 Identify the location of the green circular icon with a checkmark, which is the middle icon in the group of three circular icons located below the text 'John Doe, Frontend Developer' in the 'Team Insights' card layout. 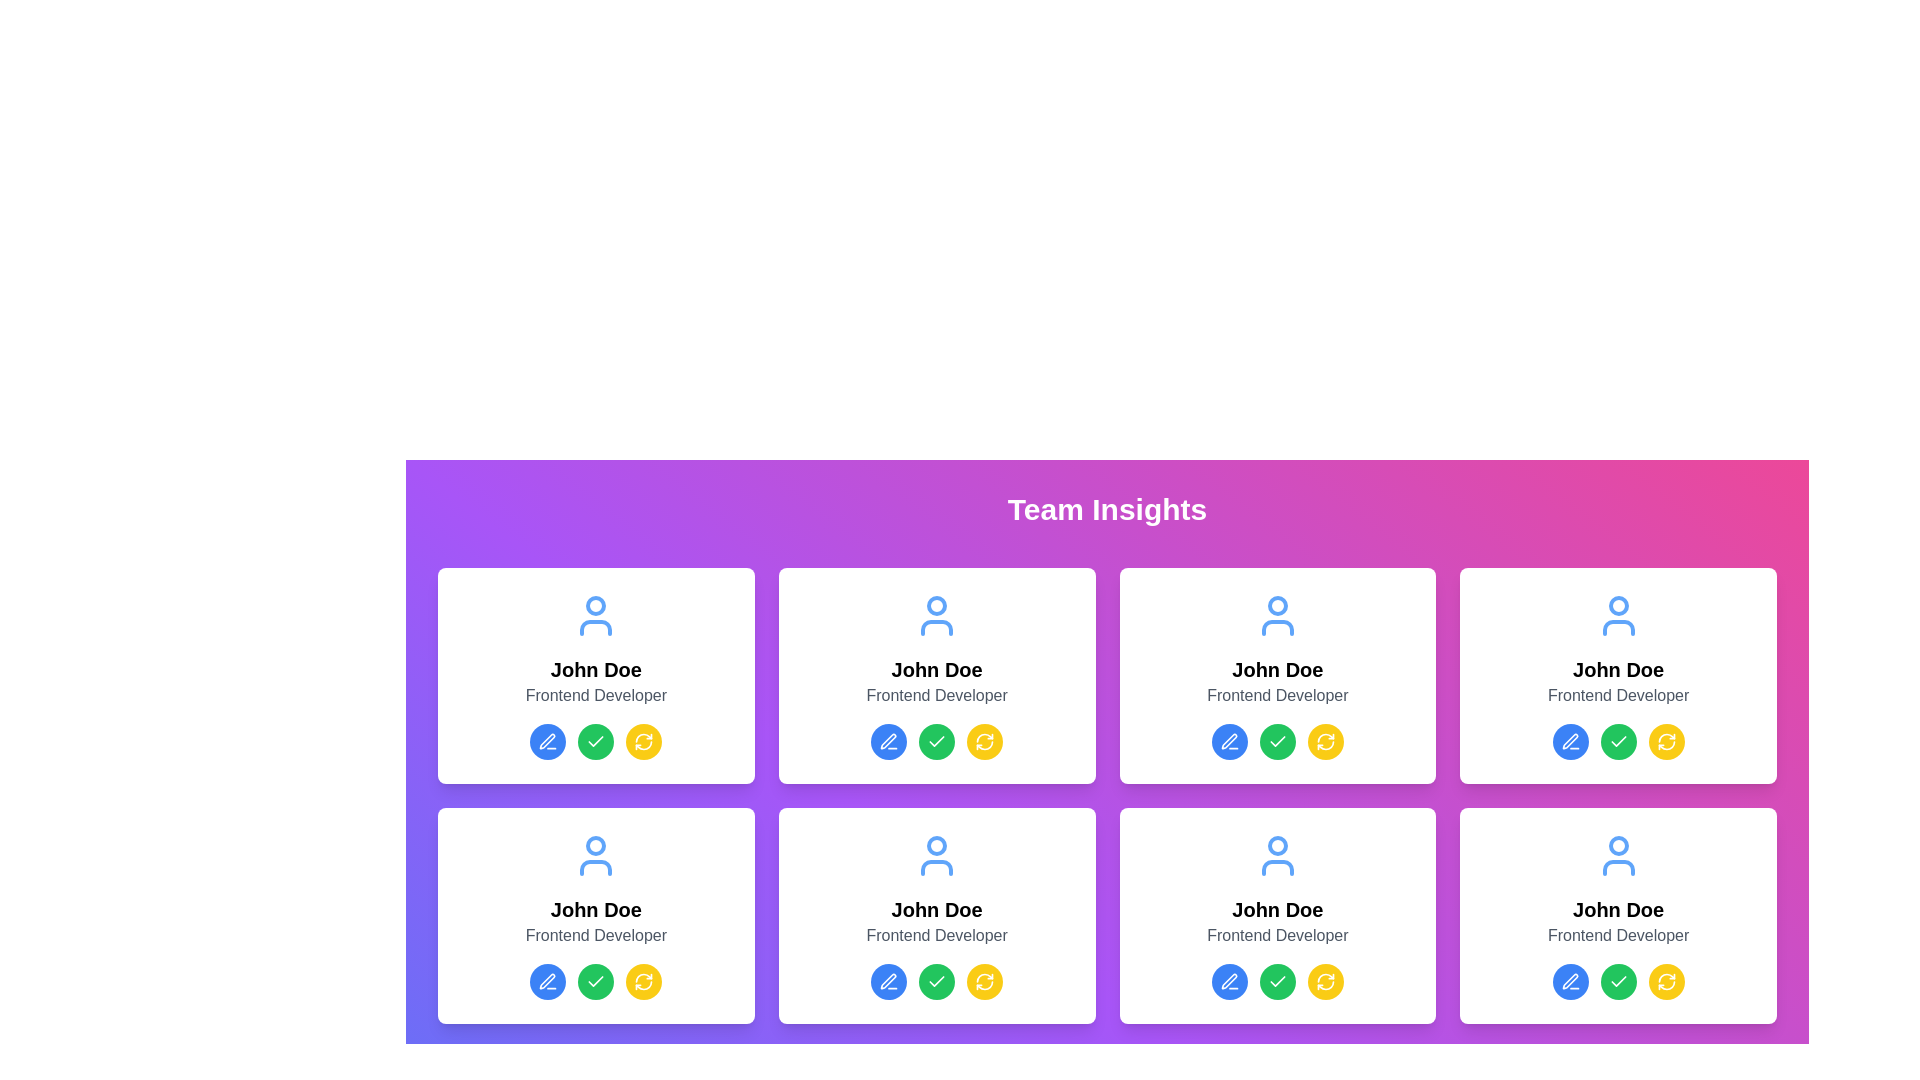
(1276, 741).